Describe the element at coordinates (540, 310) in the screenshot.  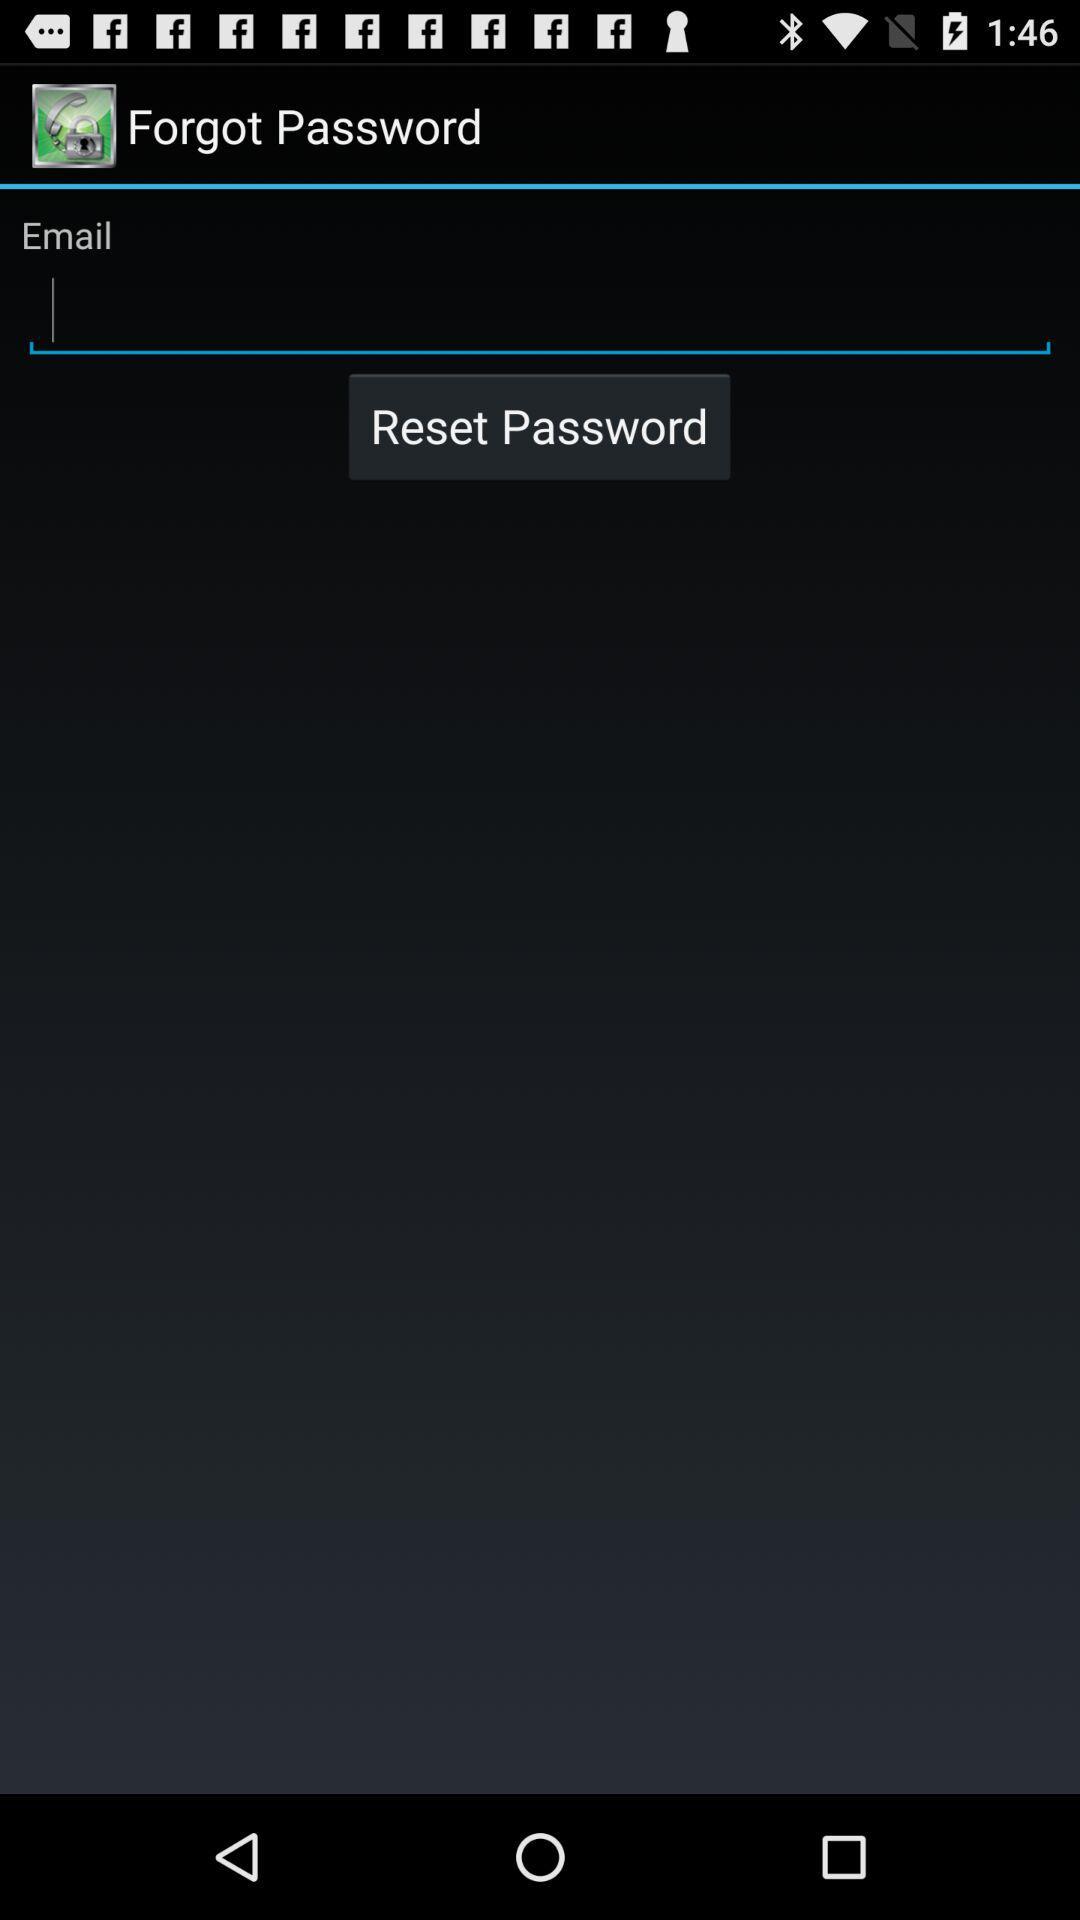
I see `input email to request a password reset` at that location.